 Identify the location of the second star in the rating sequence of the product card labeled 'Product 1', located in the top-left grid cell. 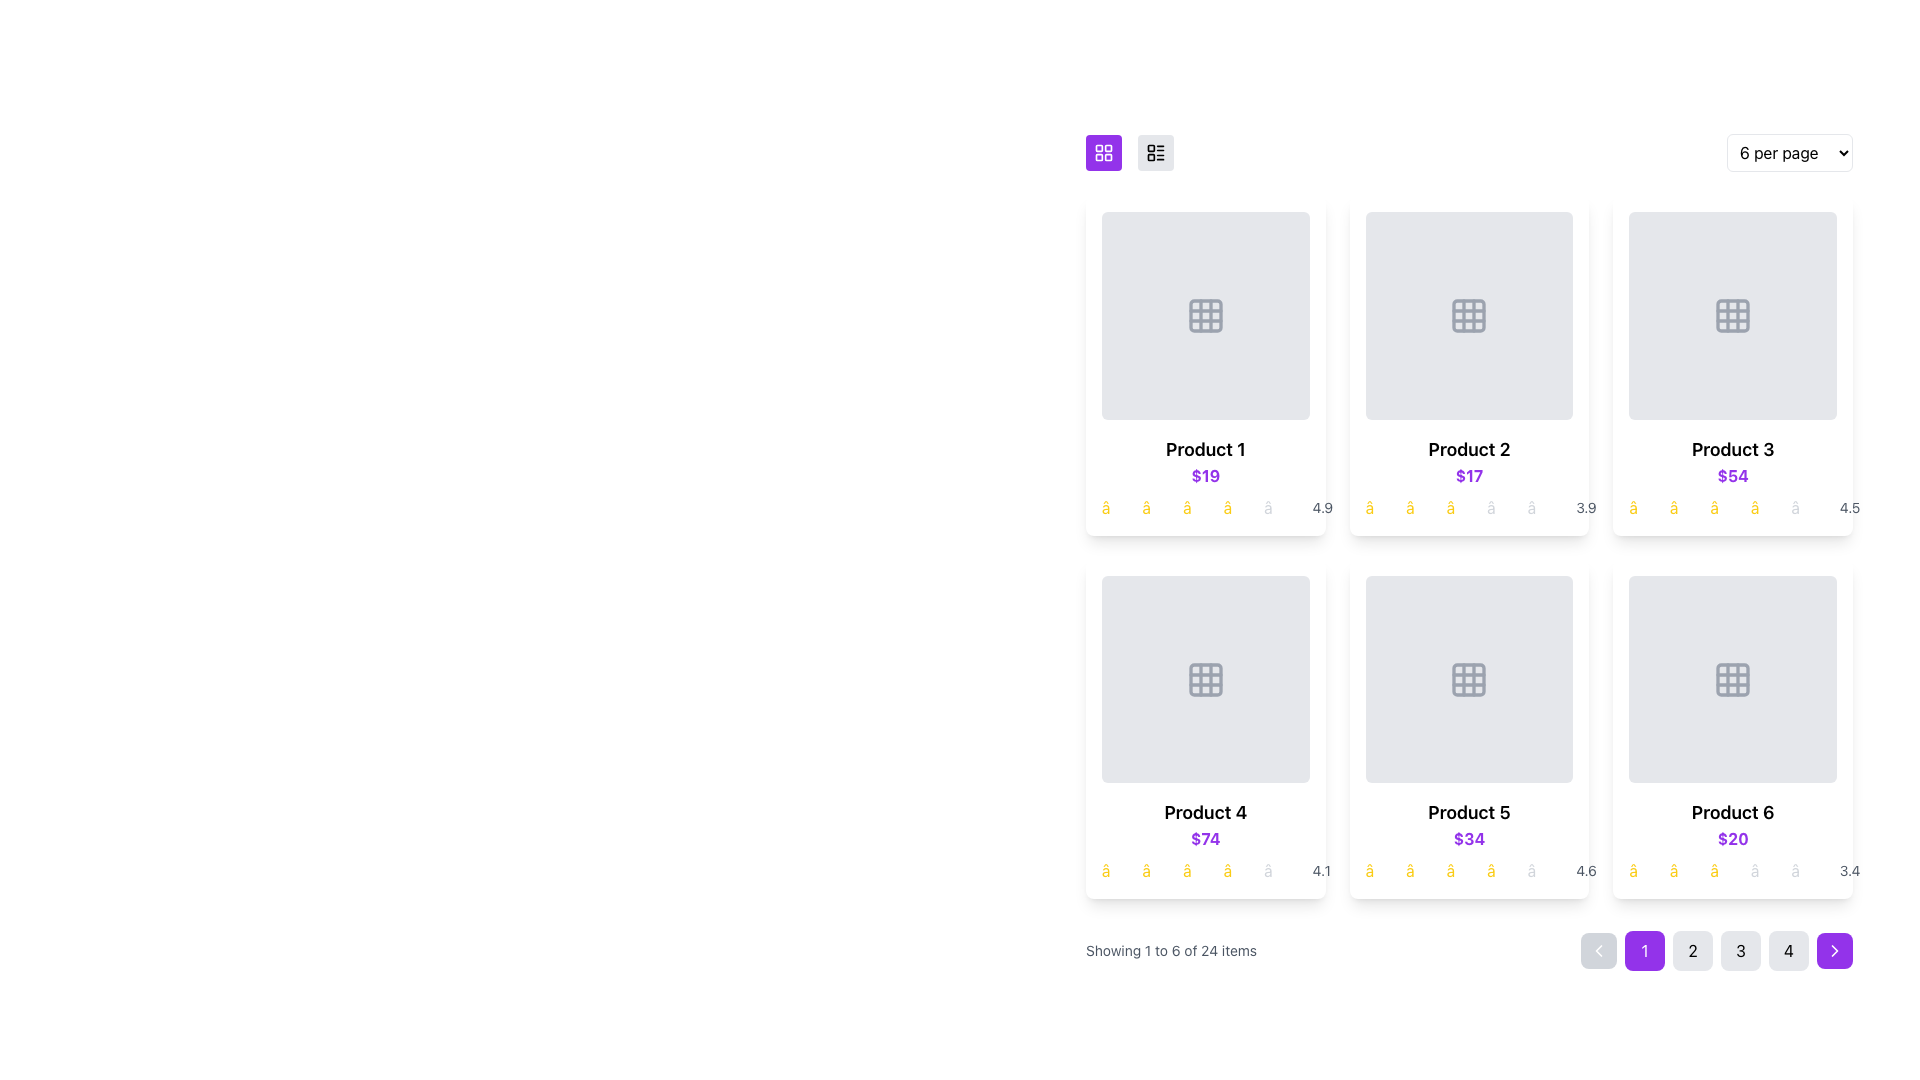
(1162, 506).